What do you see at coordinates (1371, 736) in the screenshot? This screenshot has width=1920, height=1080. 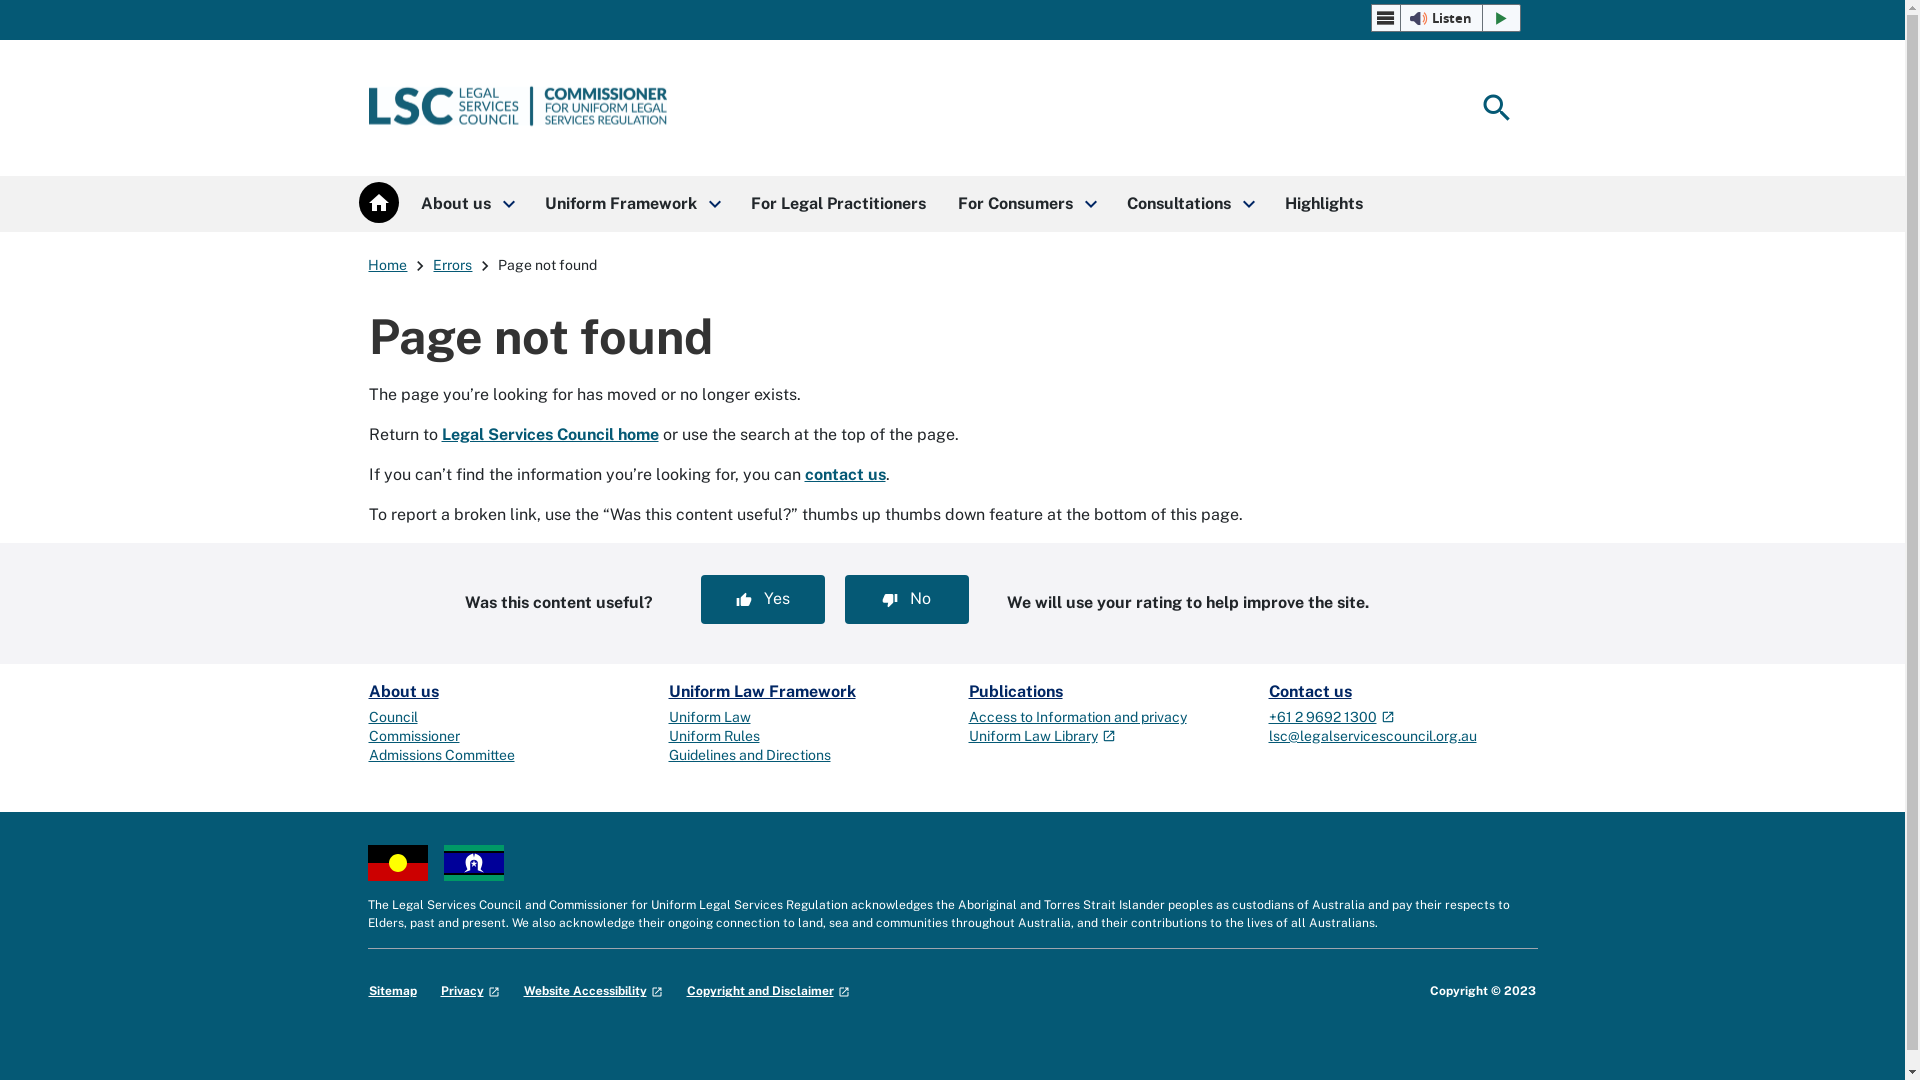 I see `'lsc@legalservicescouncil.org.au'` at bounding box center [1371, 736].